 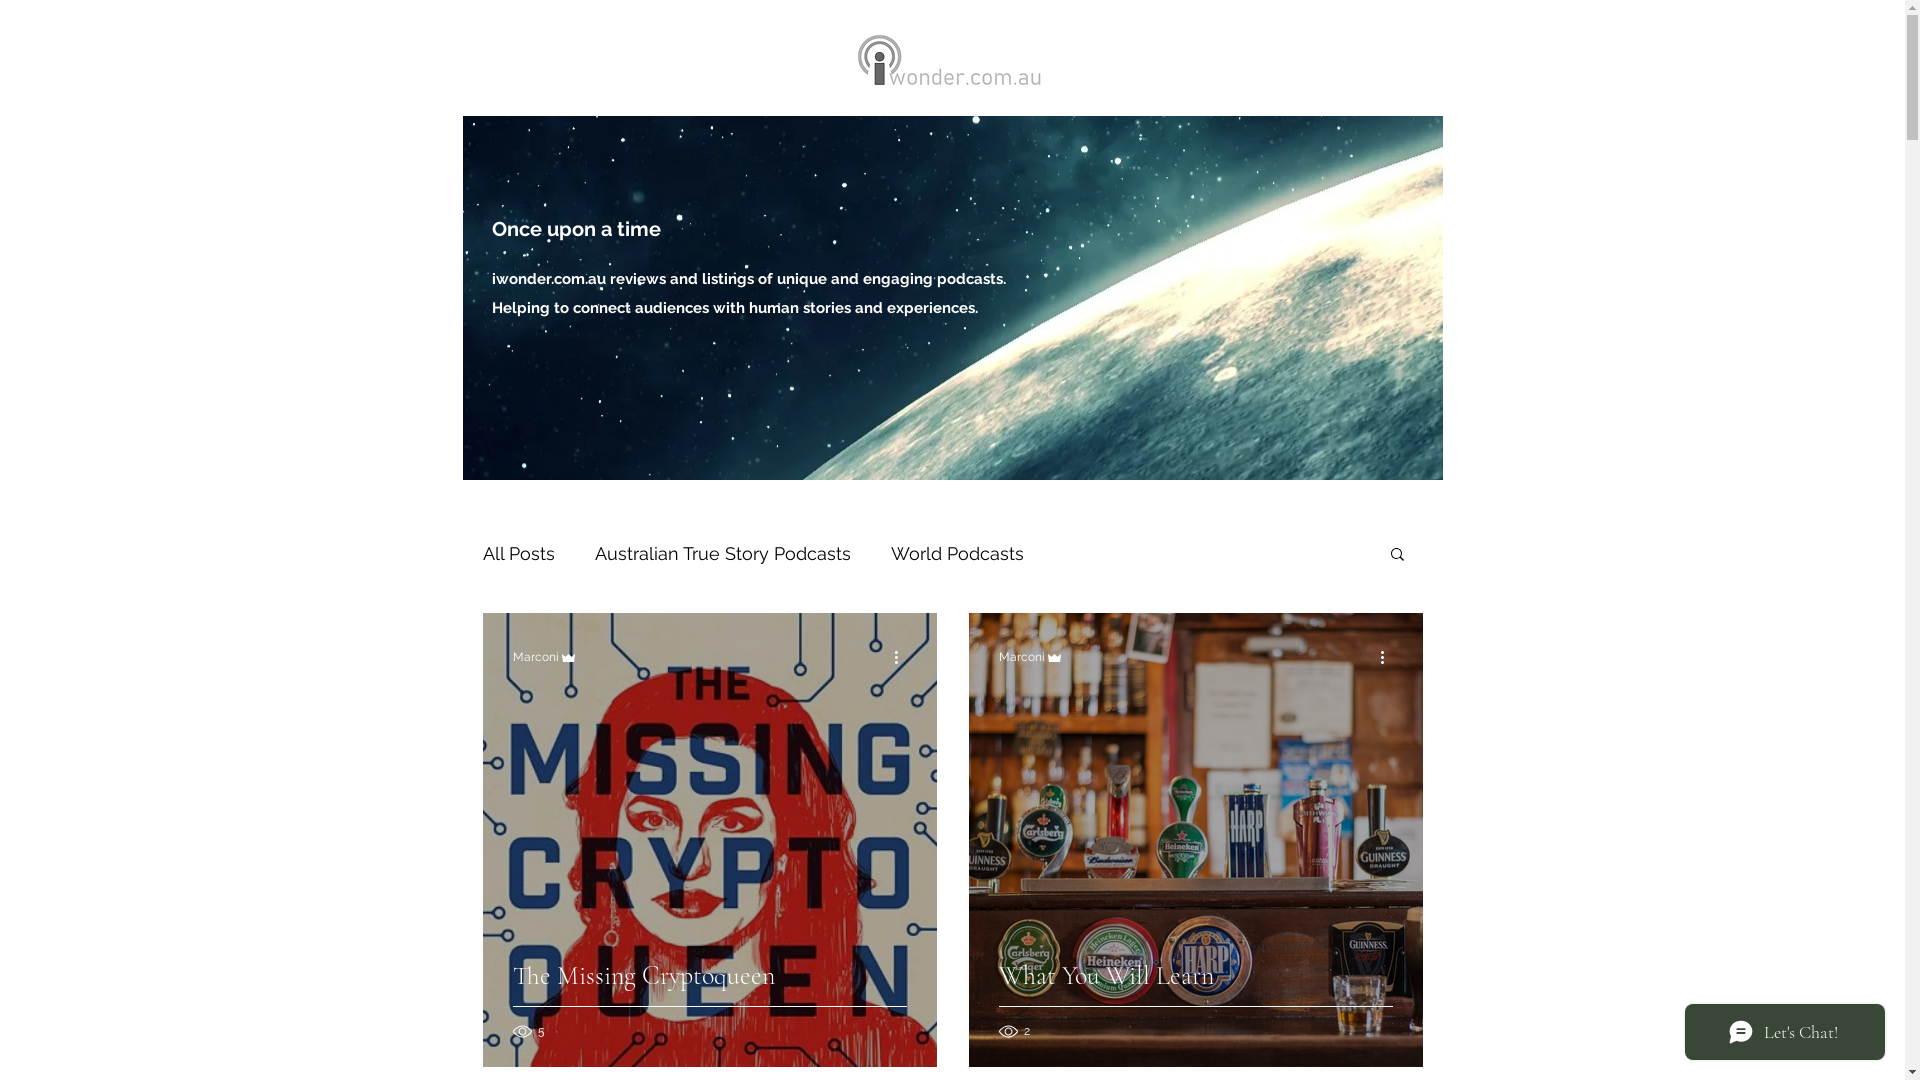 What do you see at coordinates (998, 999) in the screenshot?
I see `'What You Will Learn'` at bounding box center [998, 999].